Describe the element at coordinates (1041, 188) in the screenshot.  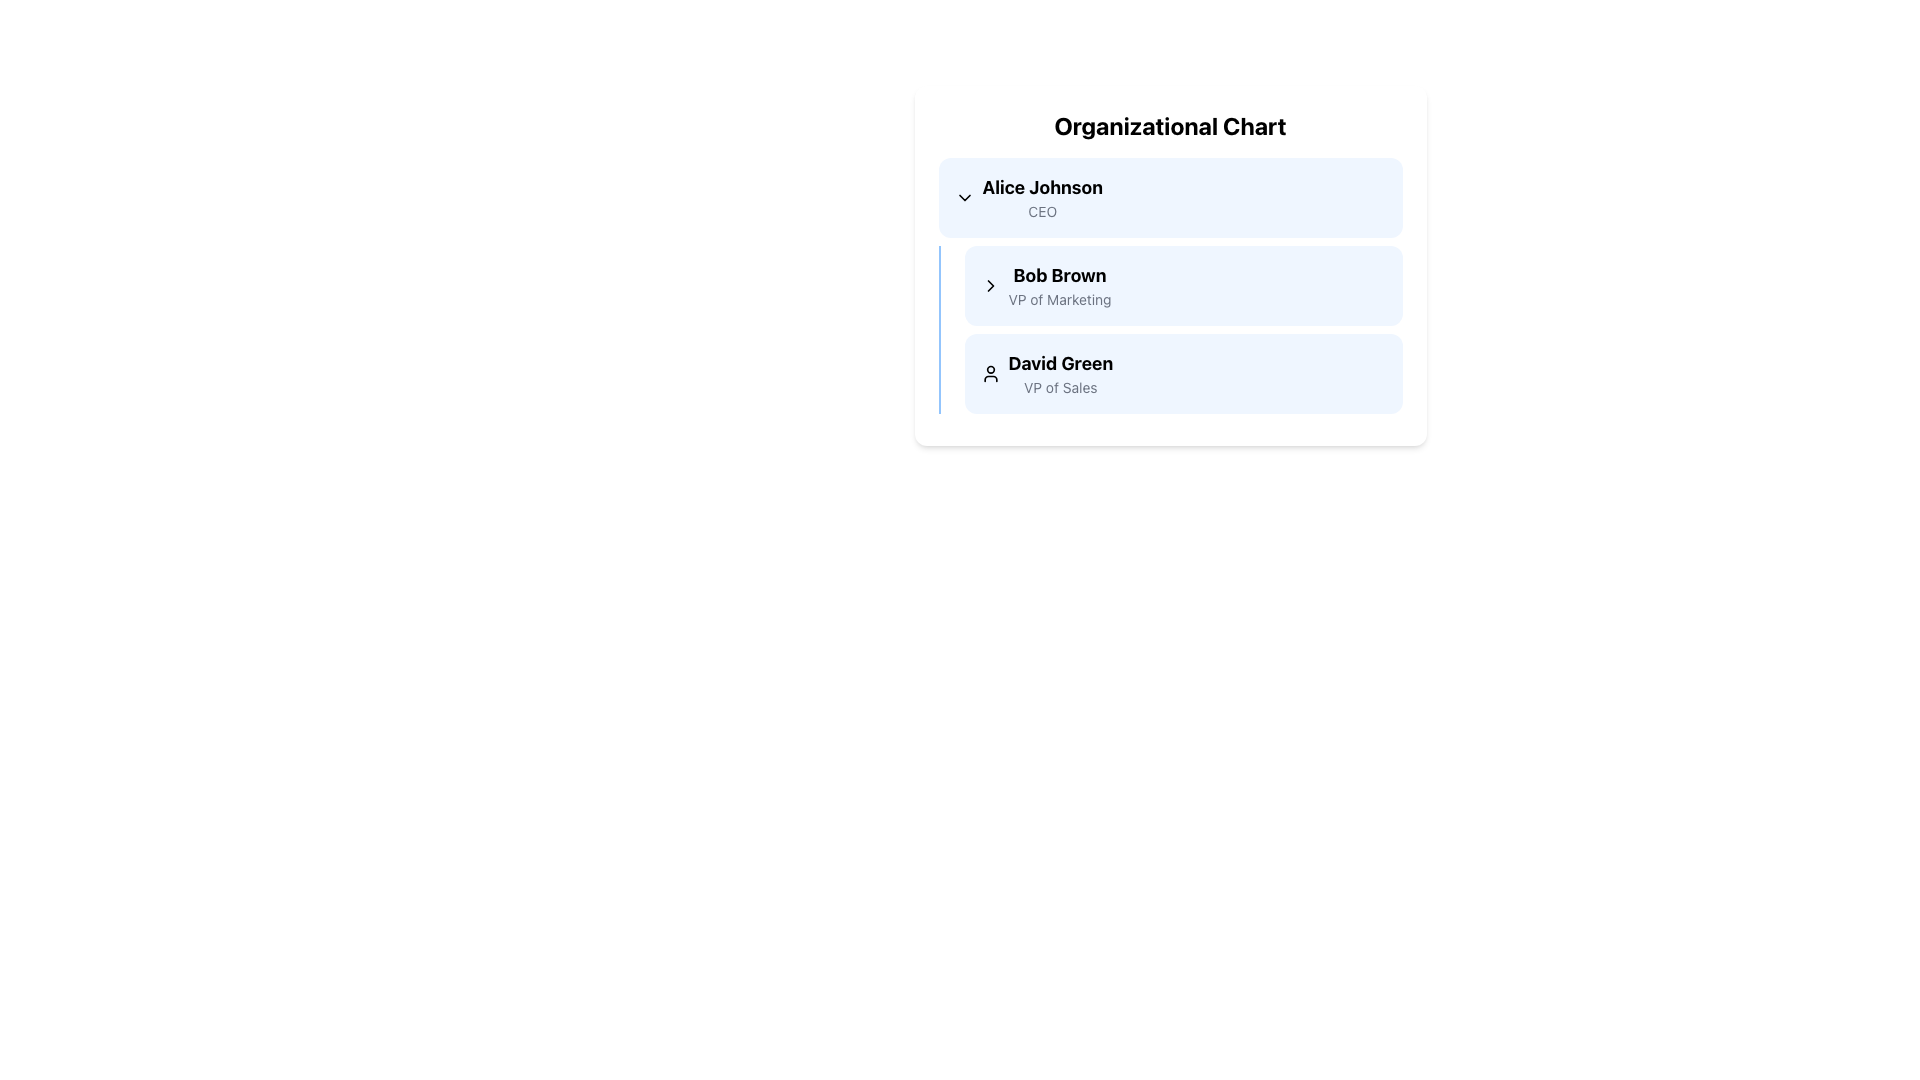
I see `text label 'Alice Johnson', which is a bold and prominently styled heading at the top of the organizational chart card` at that location.